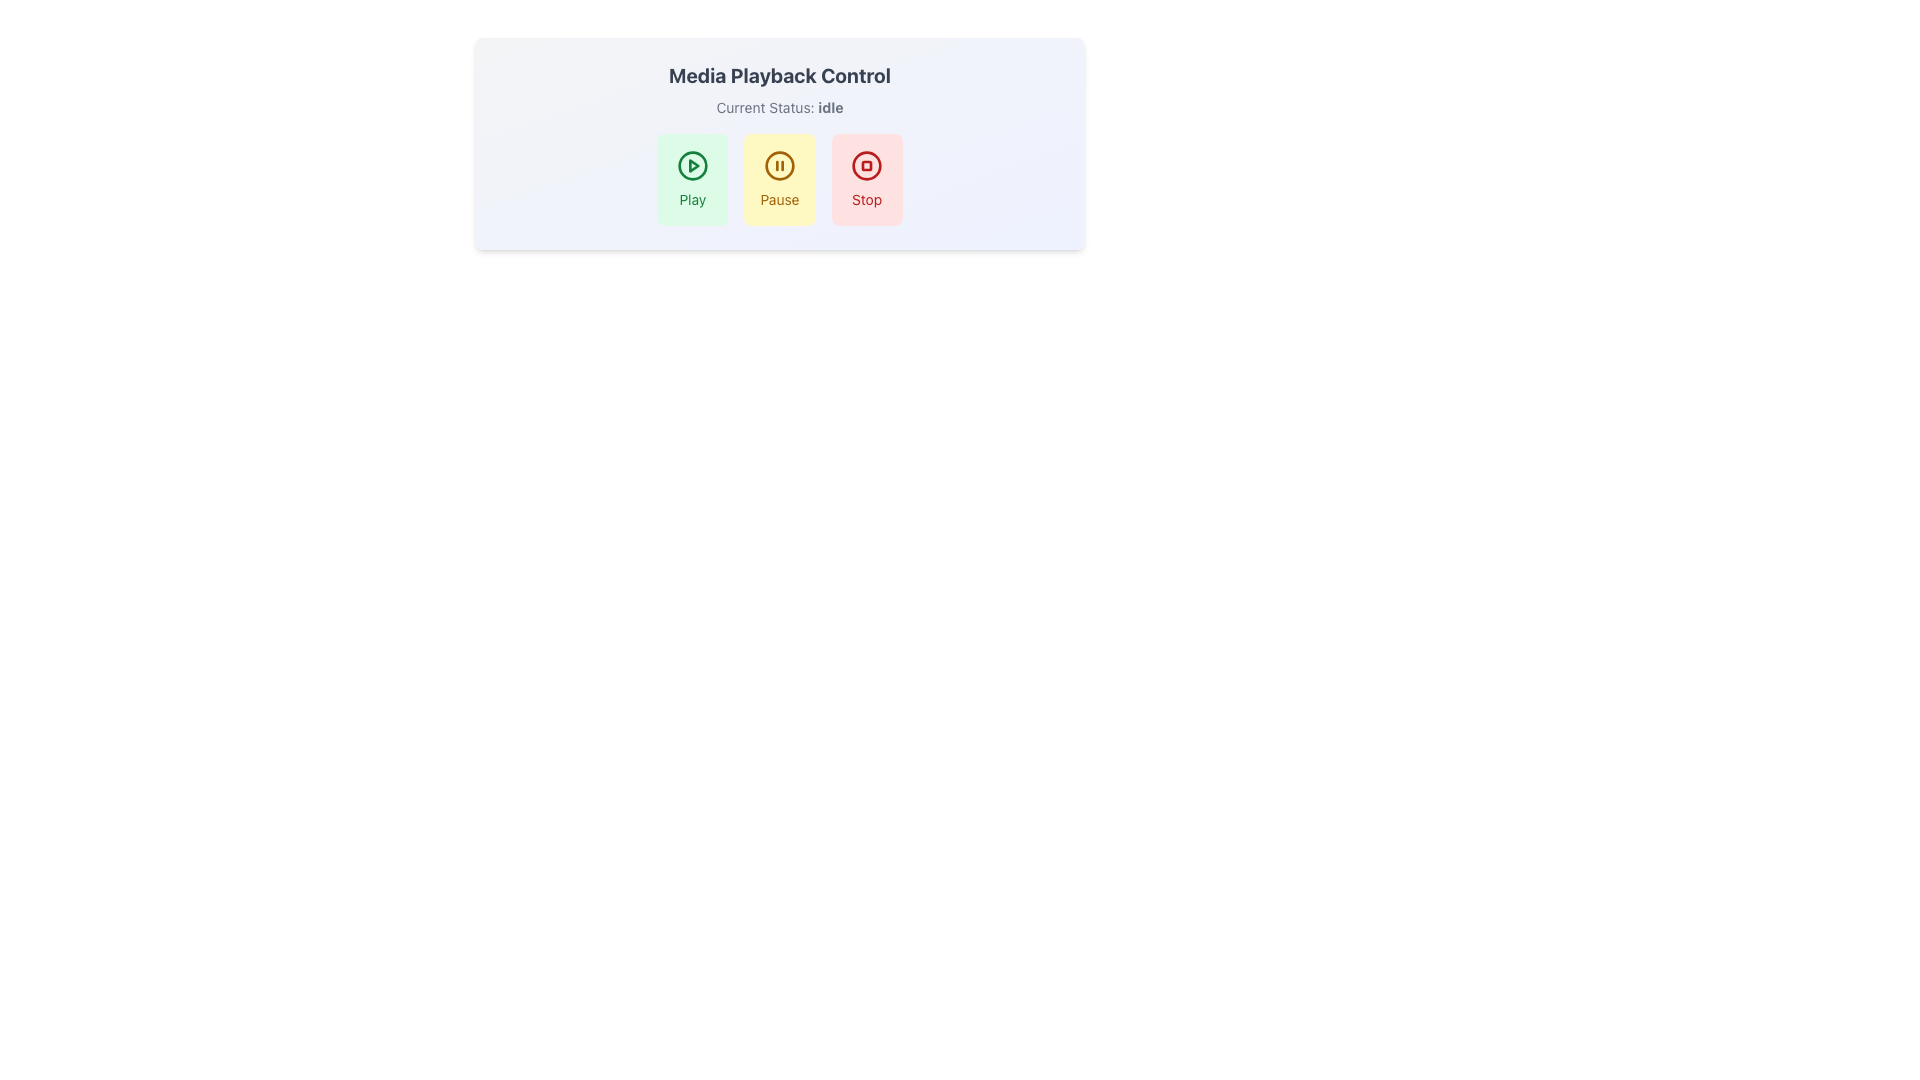  I want to click on the green rectangular 'Play' button with a circular play icon to initiate playback, so click(692, 180).